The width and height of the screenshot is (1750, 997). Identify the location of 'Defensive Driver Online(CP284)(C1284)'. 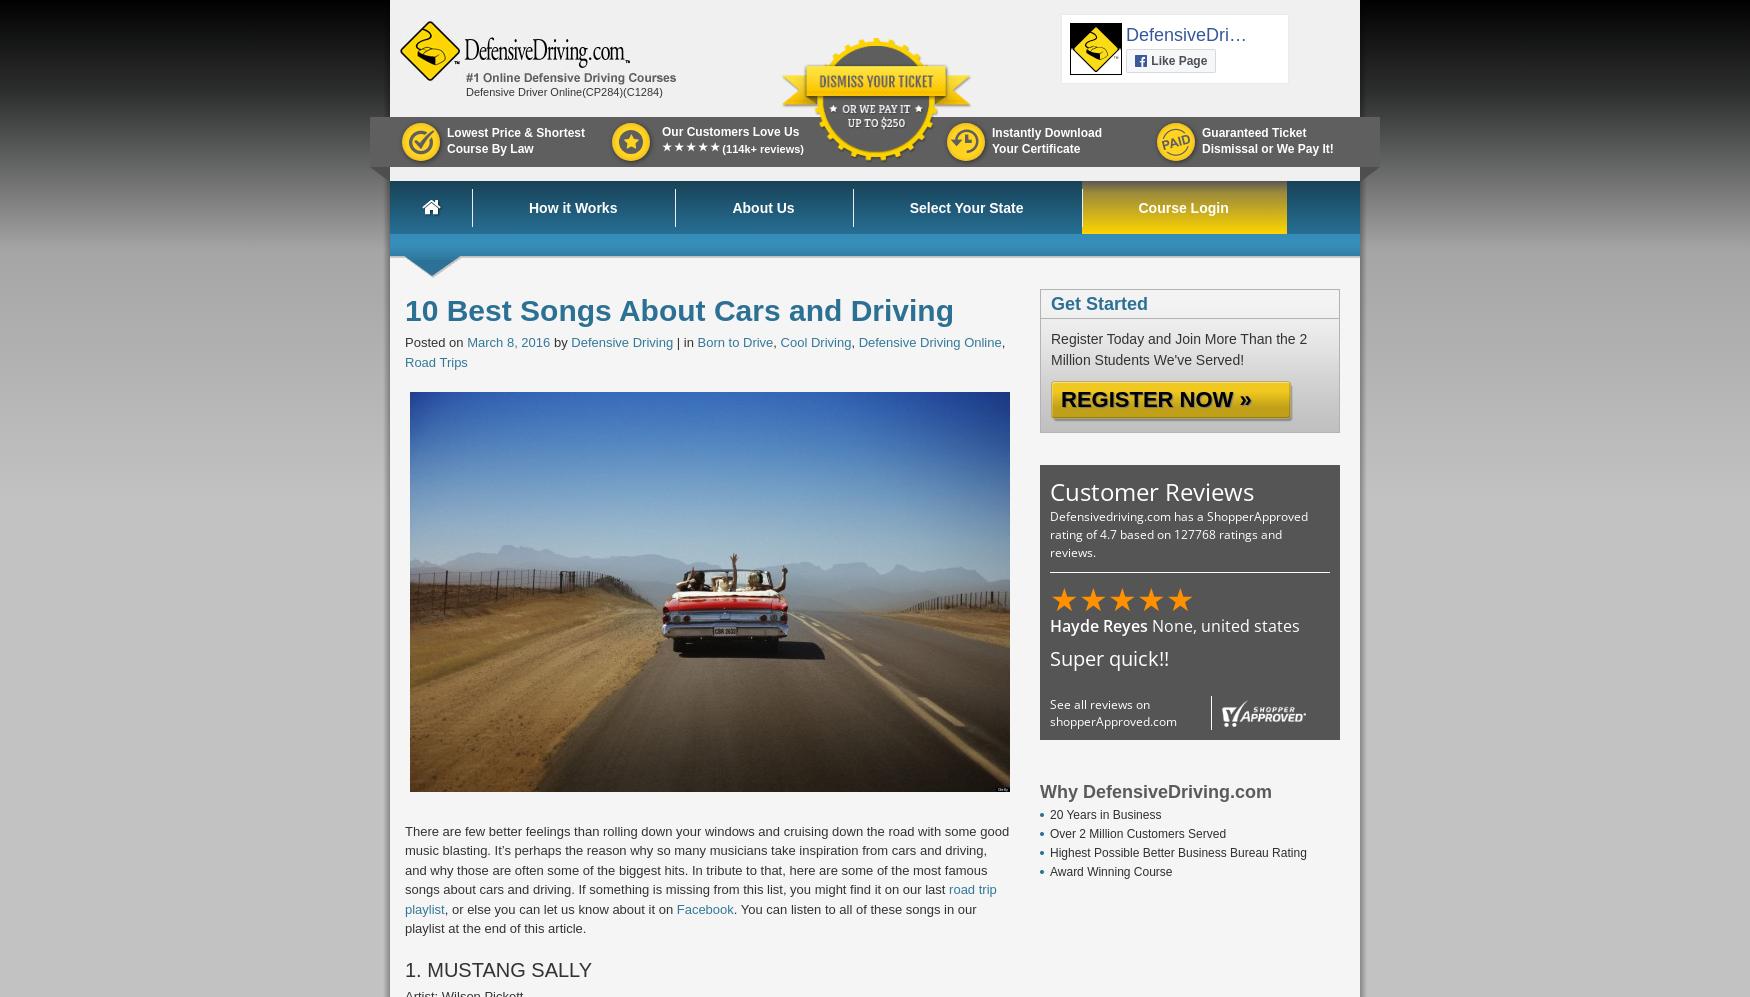
(564, 92).